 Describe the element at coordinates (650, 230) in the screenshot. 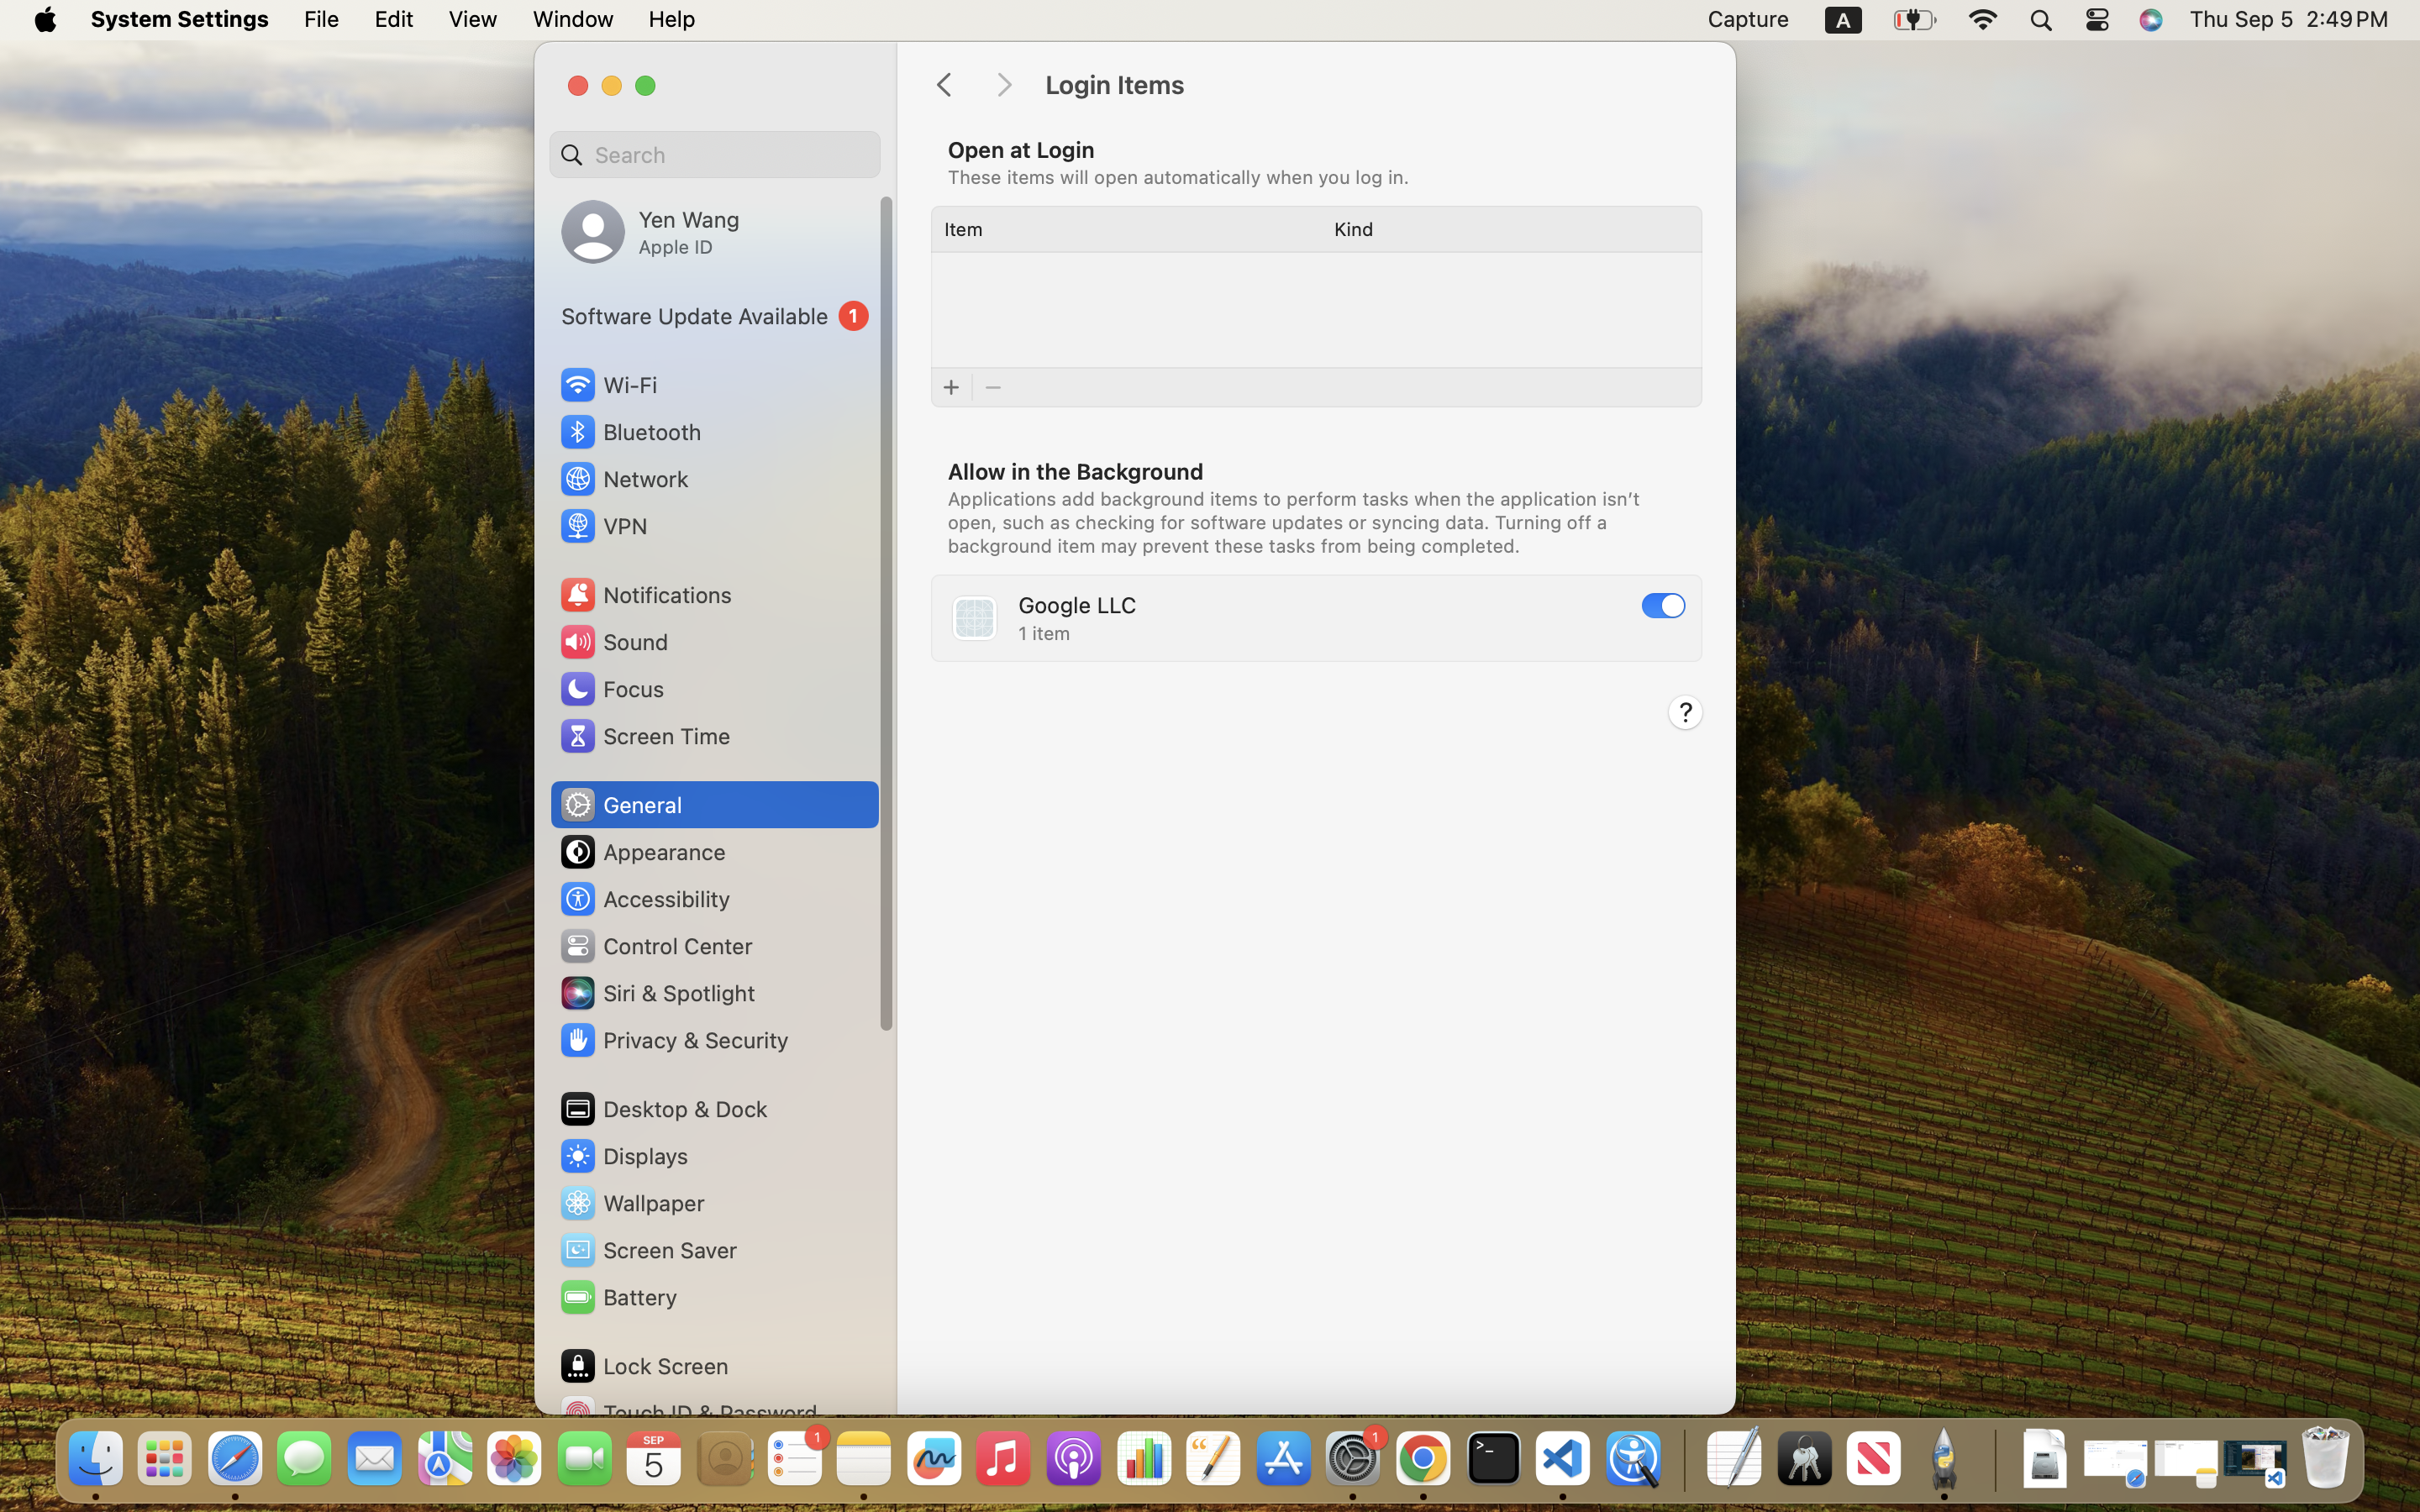

I see `'Yen Wang, Apple ID'` at that location.